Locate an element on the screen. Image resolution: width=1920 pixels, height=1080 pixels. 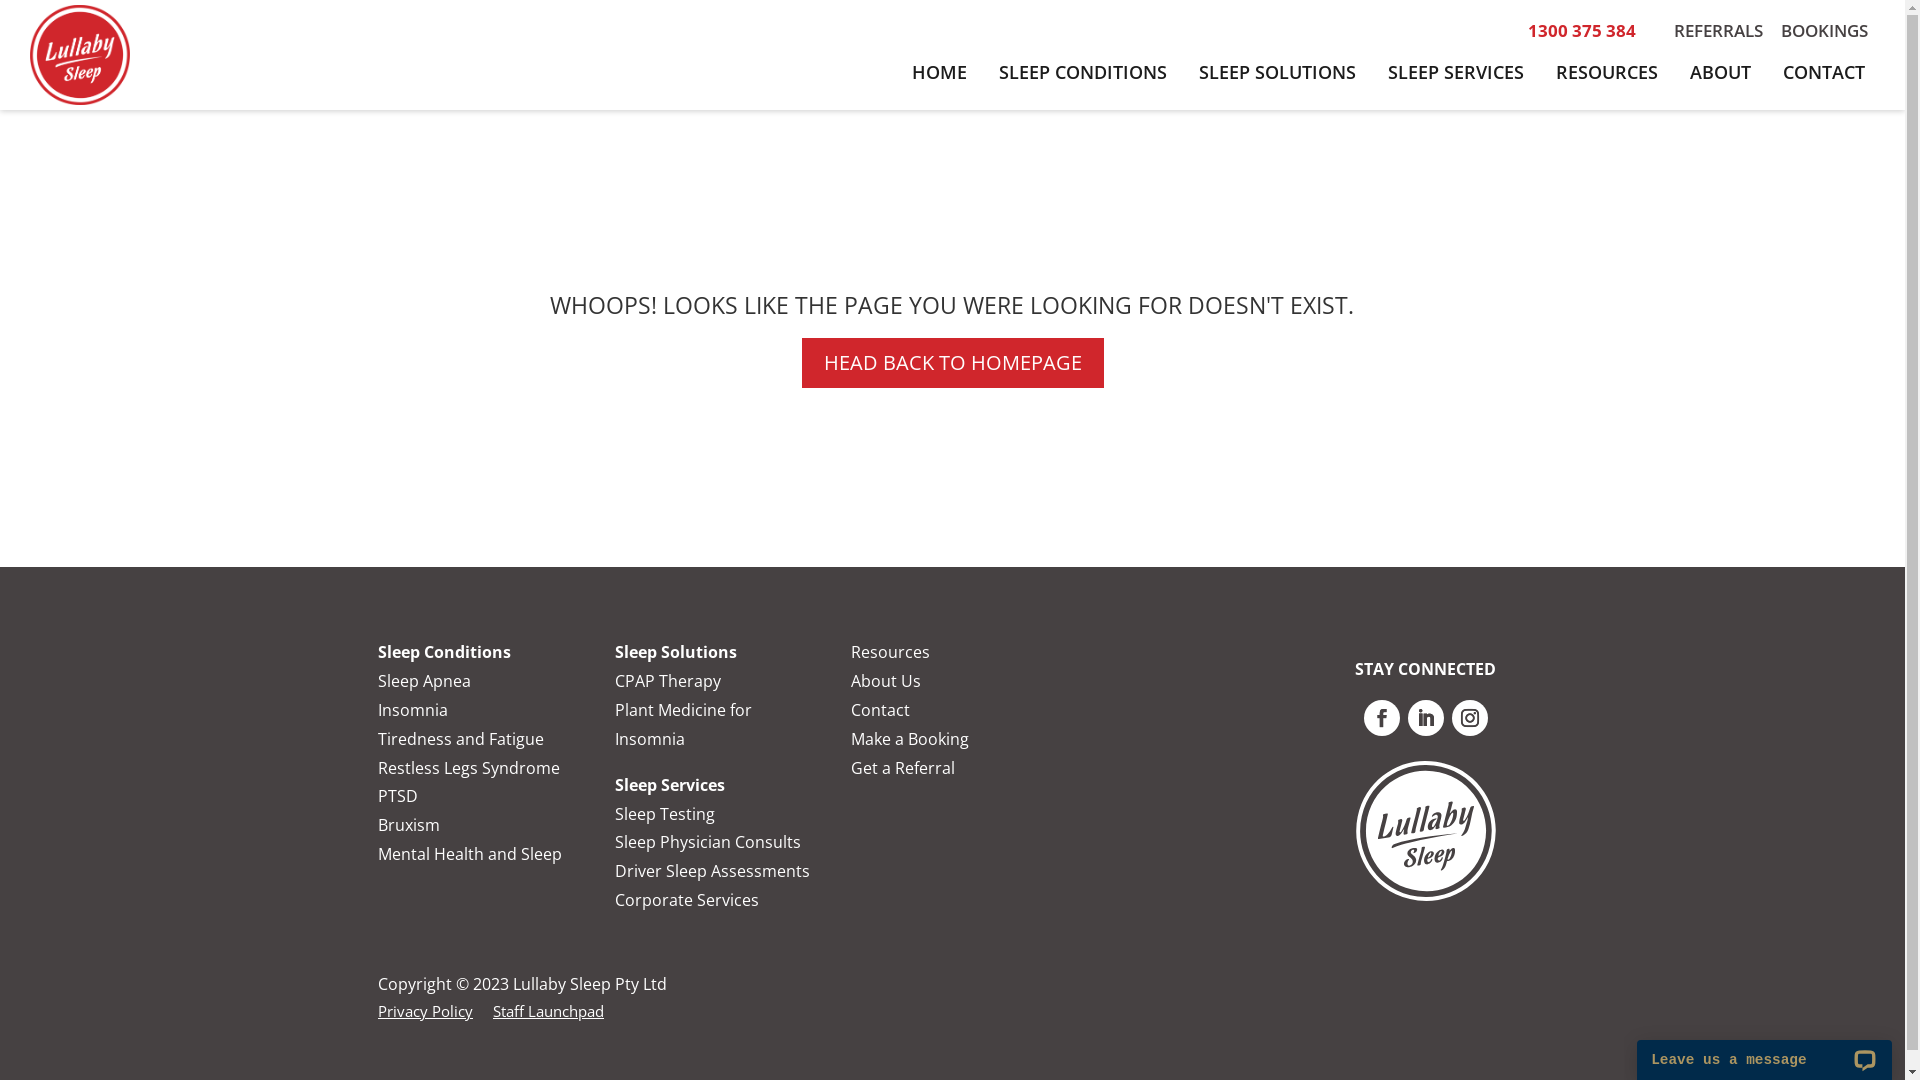
'ABOUT' is located at coordinates (1719, 71).